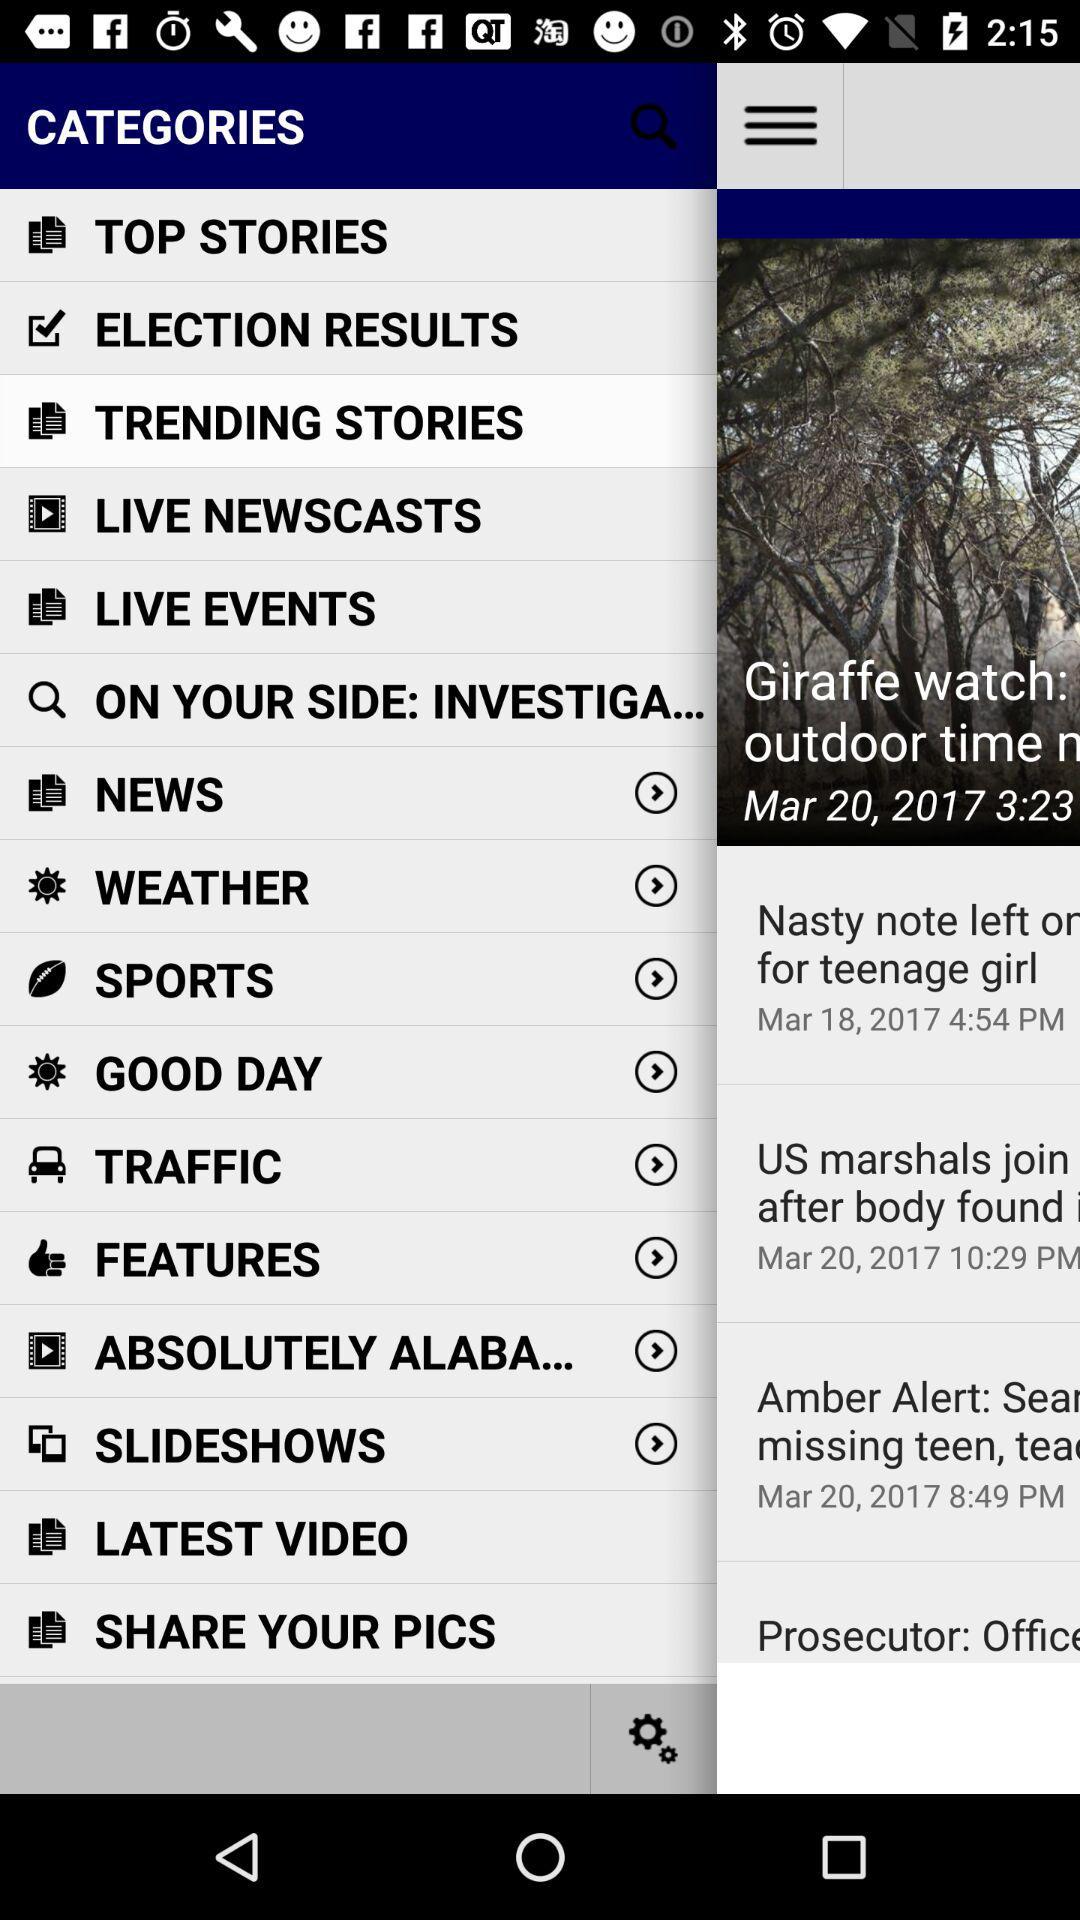 This screenshot has width=1080, height=1920. I want to click on drop down menu, so click(778, 124).